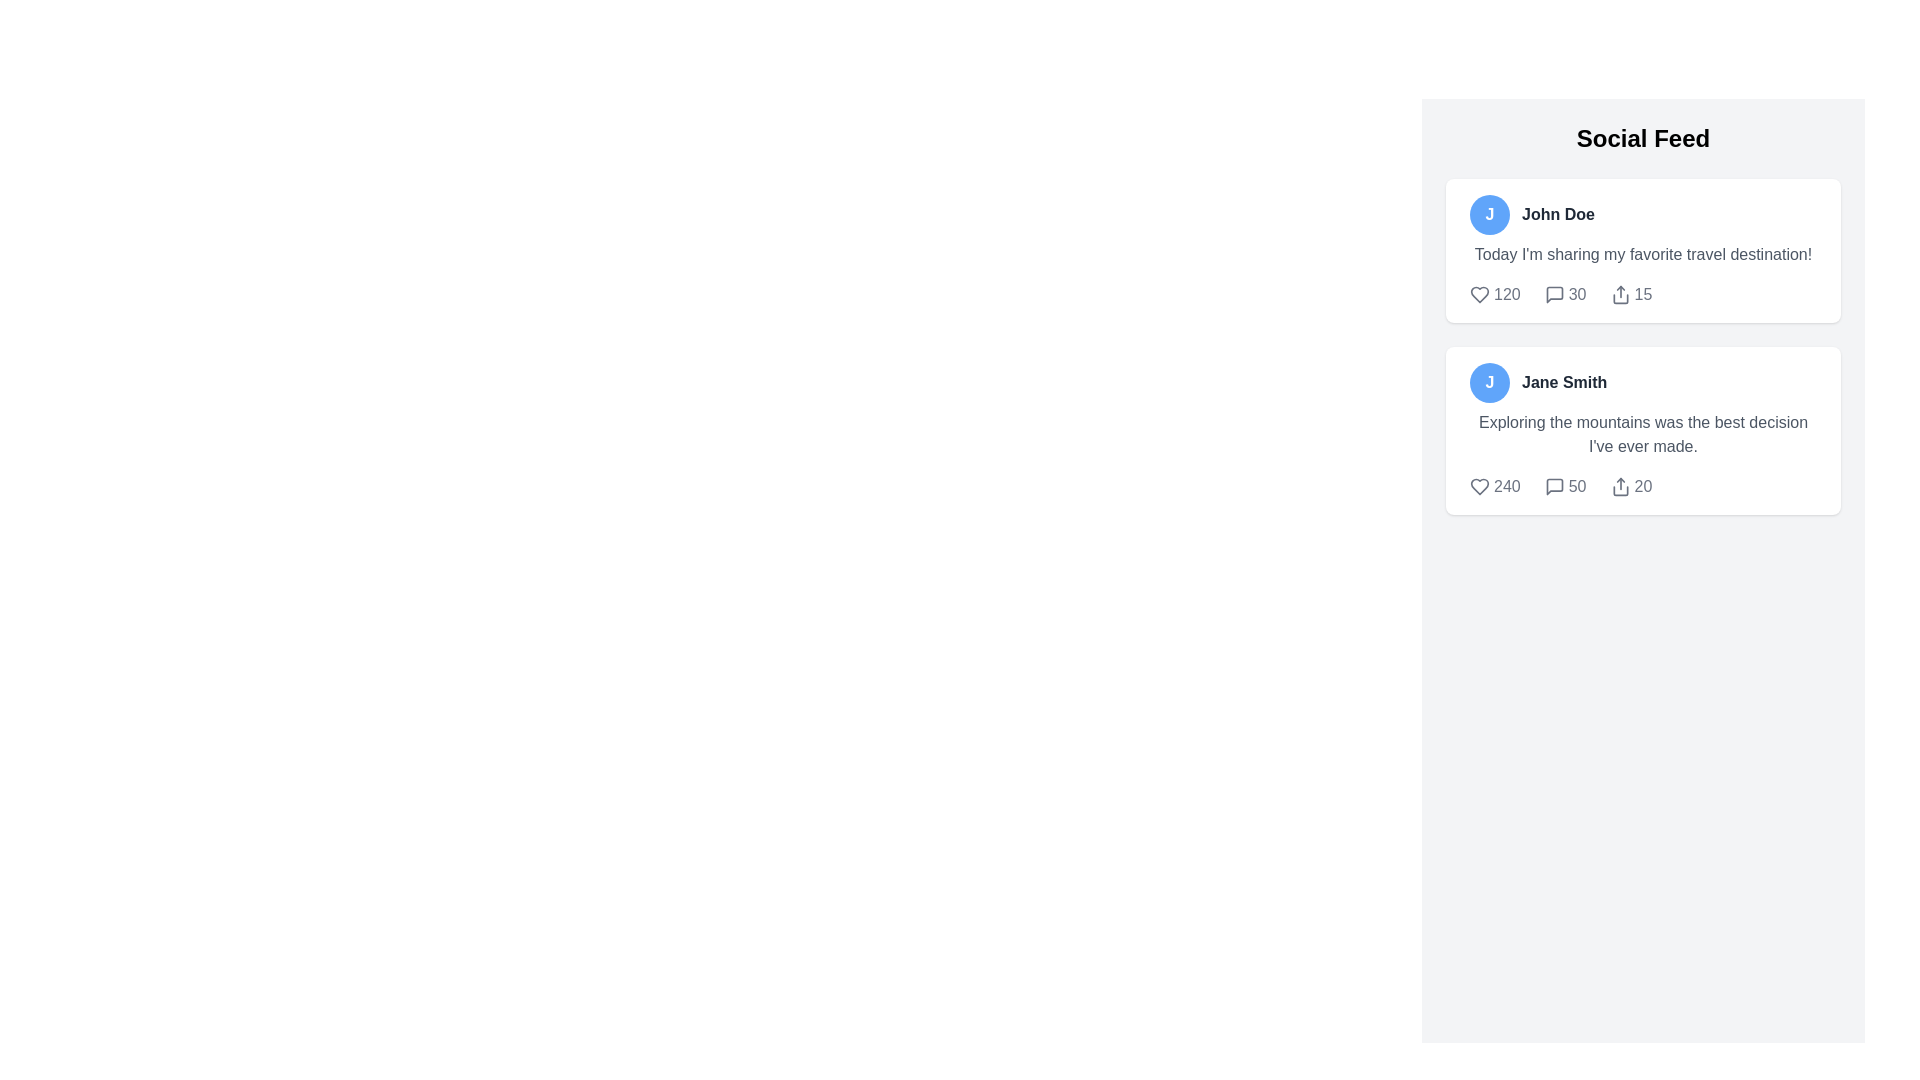 This screenshot has height=1080, width=1920. Describe the element at coordinates (1489, 215) in the screenshot. I see `the circular blue avatar icon with a white letter 'J' in the center, located in the top section of the social feed post` at that location.